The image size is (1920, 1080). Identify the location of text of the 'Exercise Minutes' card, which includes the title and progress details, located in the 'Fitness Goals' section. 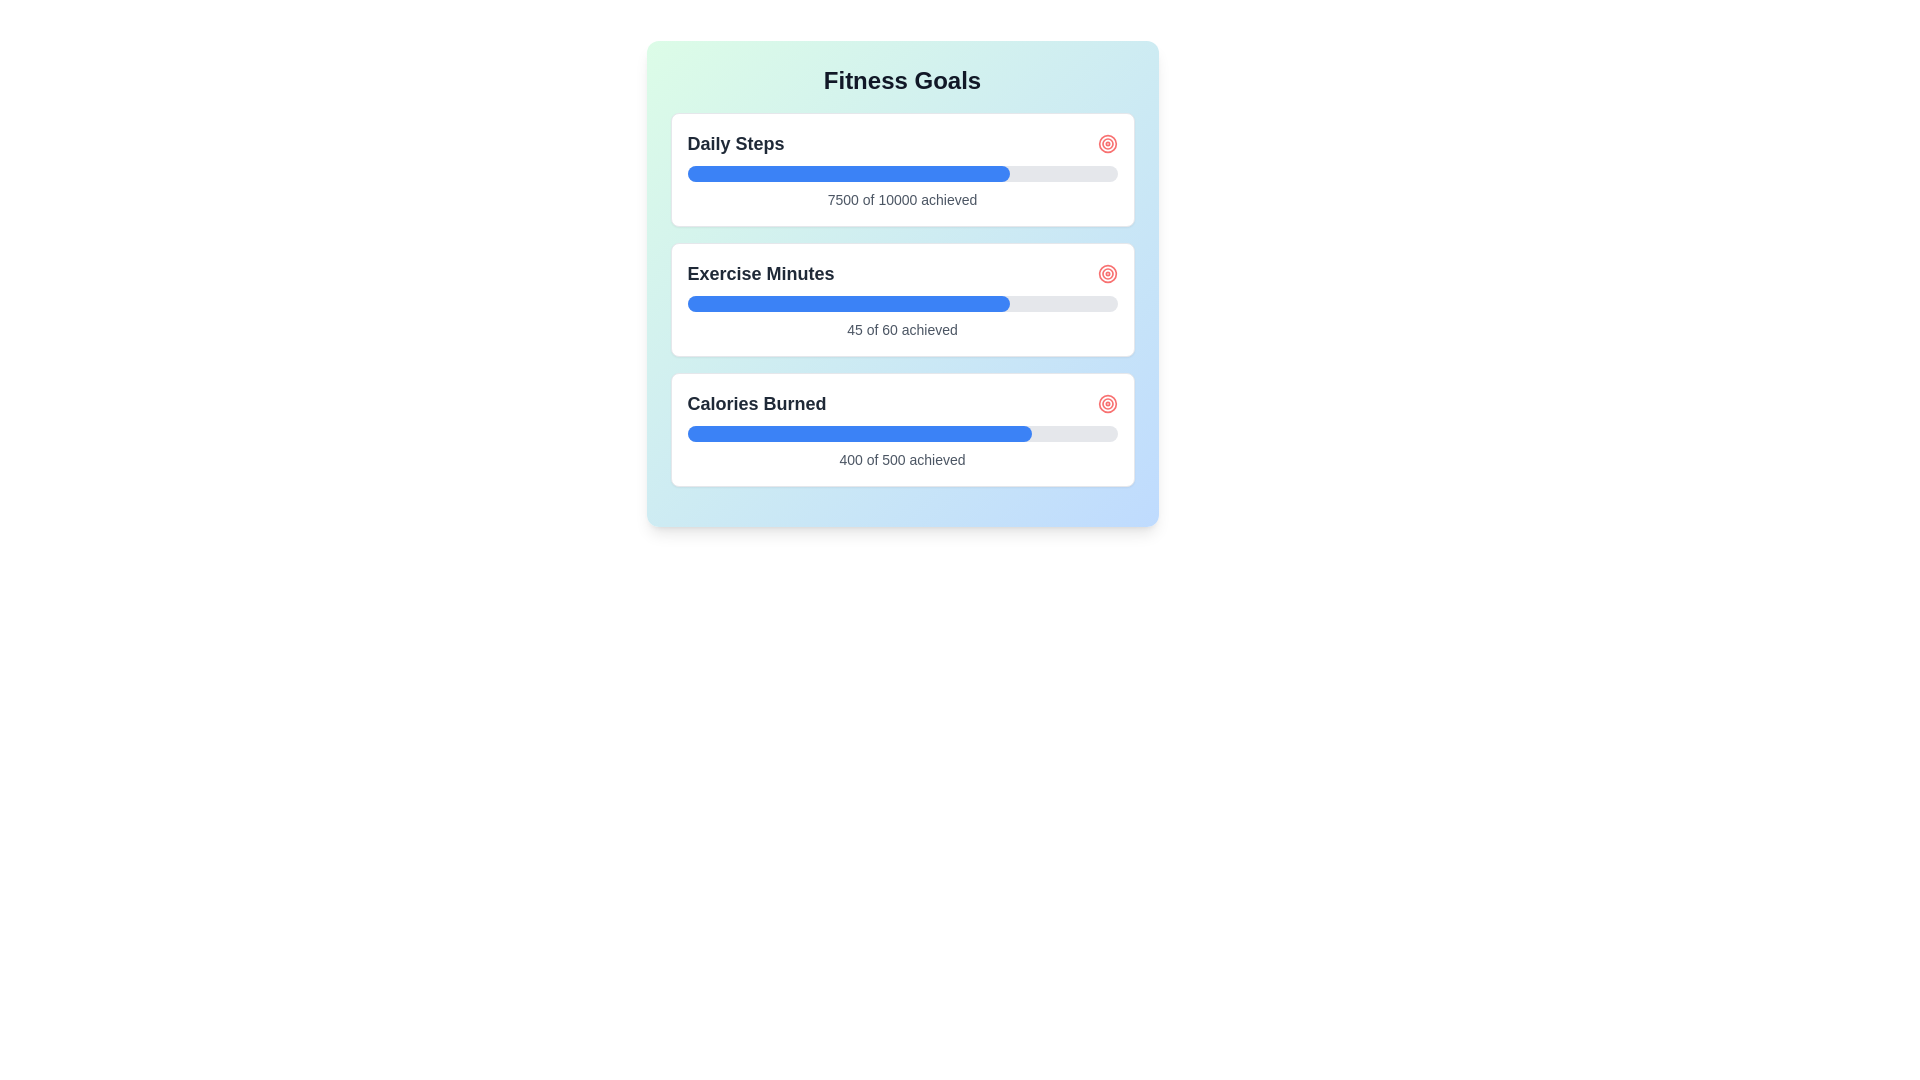
(901, 300).